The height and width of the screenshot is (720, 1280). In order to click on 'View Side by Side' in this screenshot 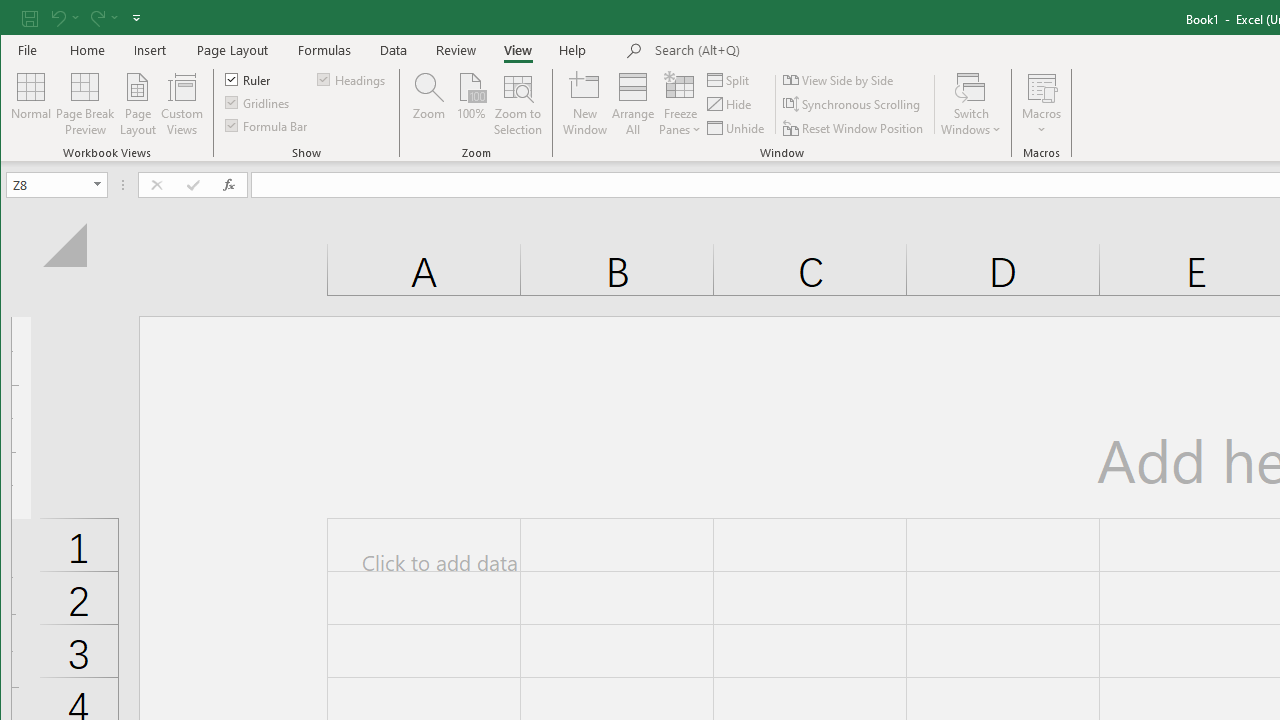, I will do `click(839, 79)`.